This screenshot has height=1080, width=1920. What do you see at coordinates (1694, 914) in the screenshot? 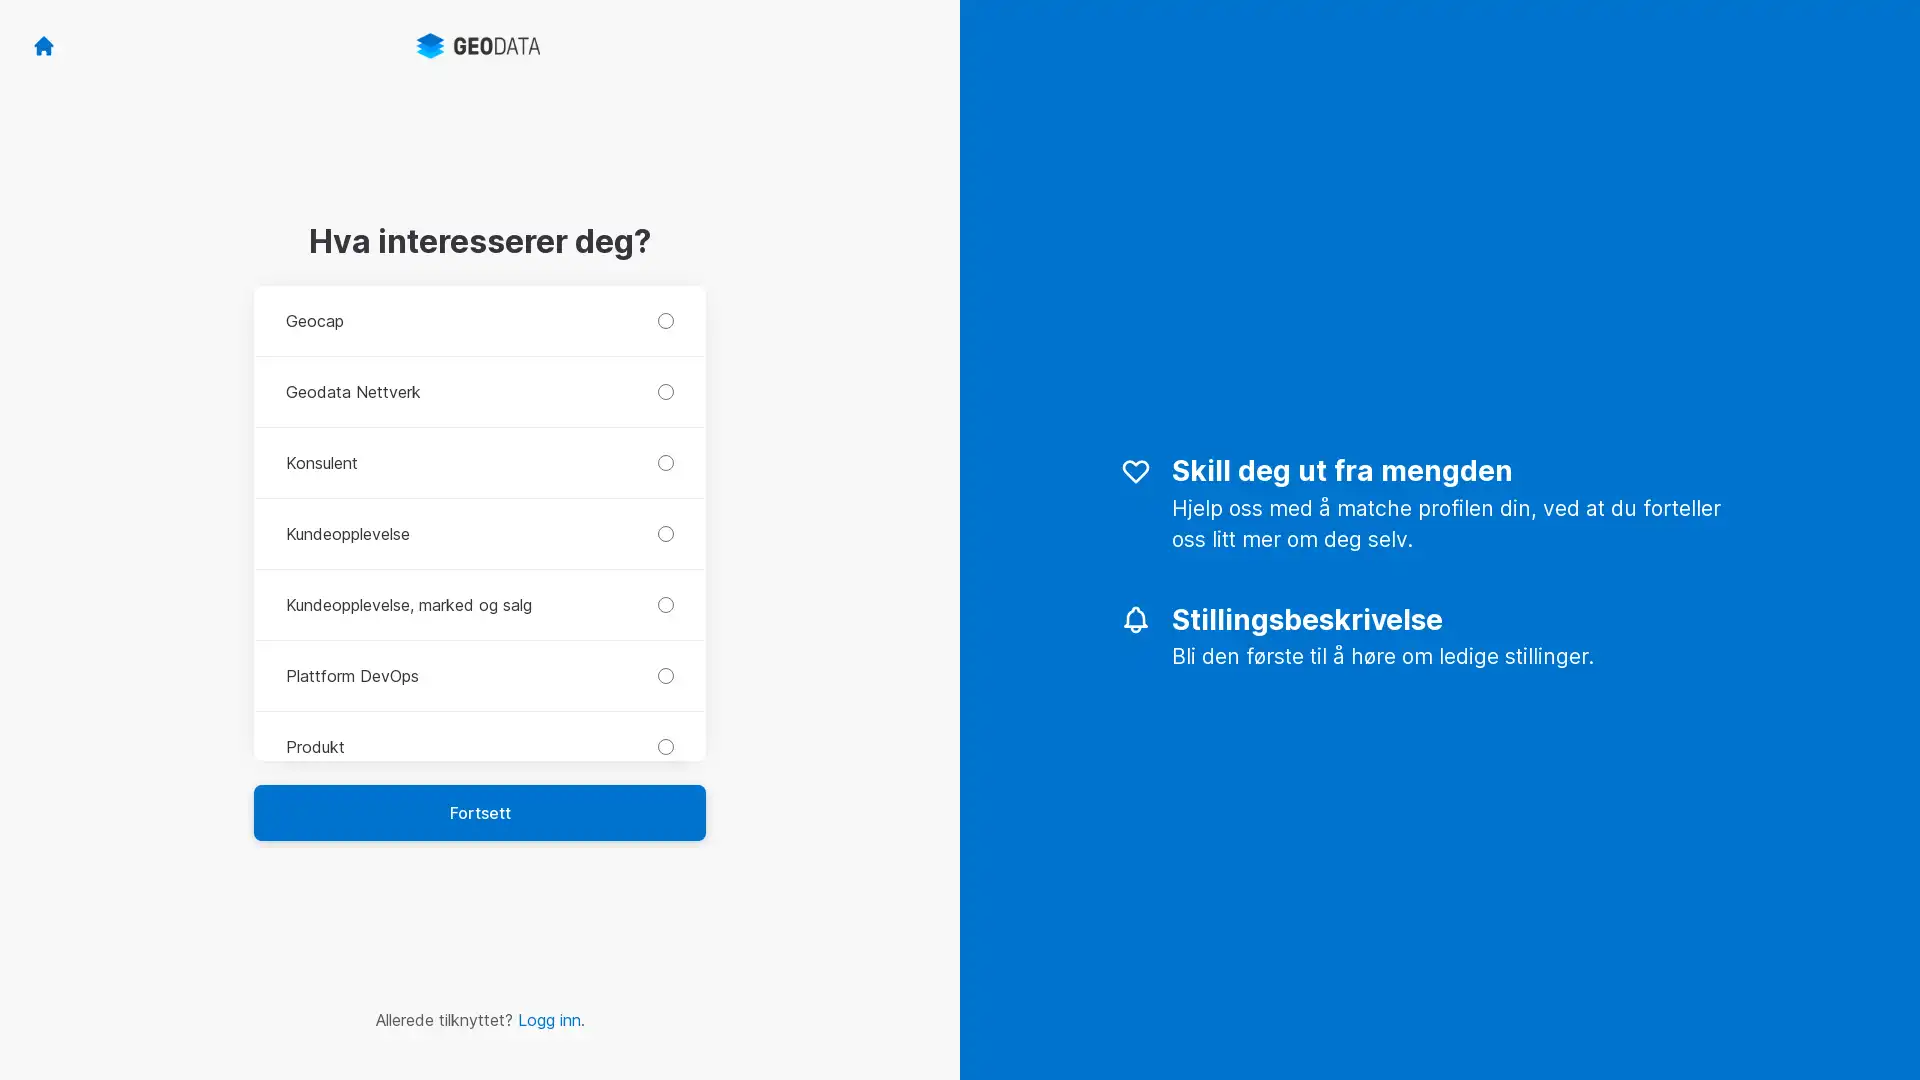
I see `Deaktivere alle` at bounding box center [1694, 914].